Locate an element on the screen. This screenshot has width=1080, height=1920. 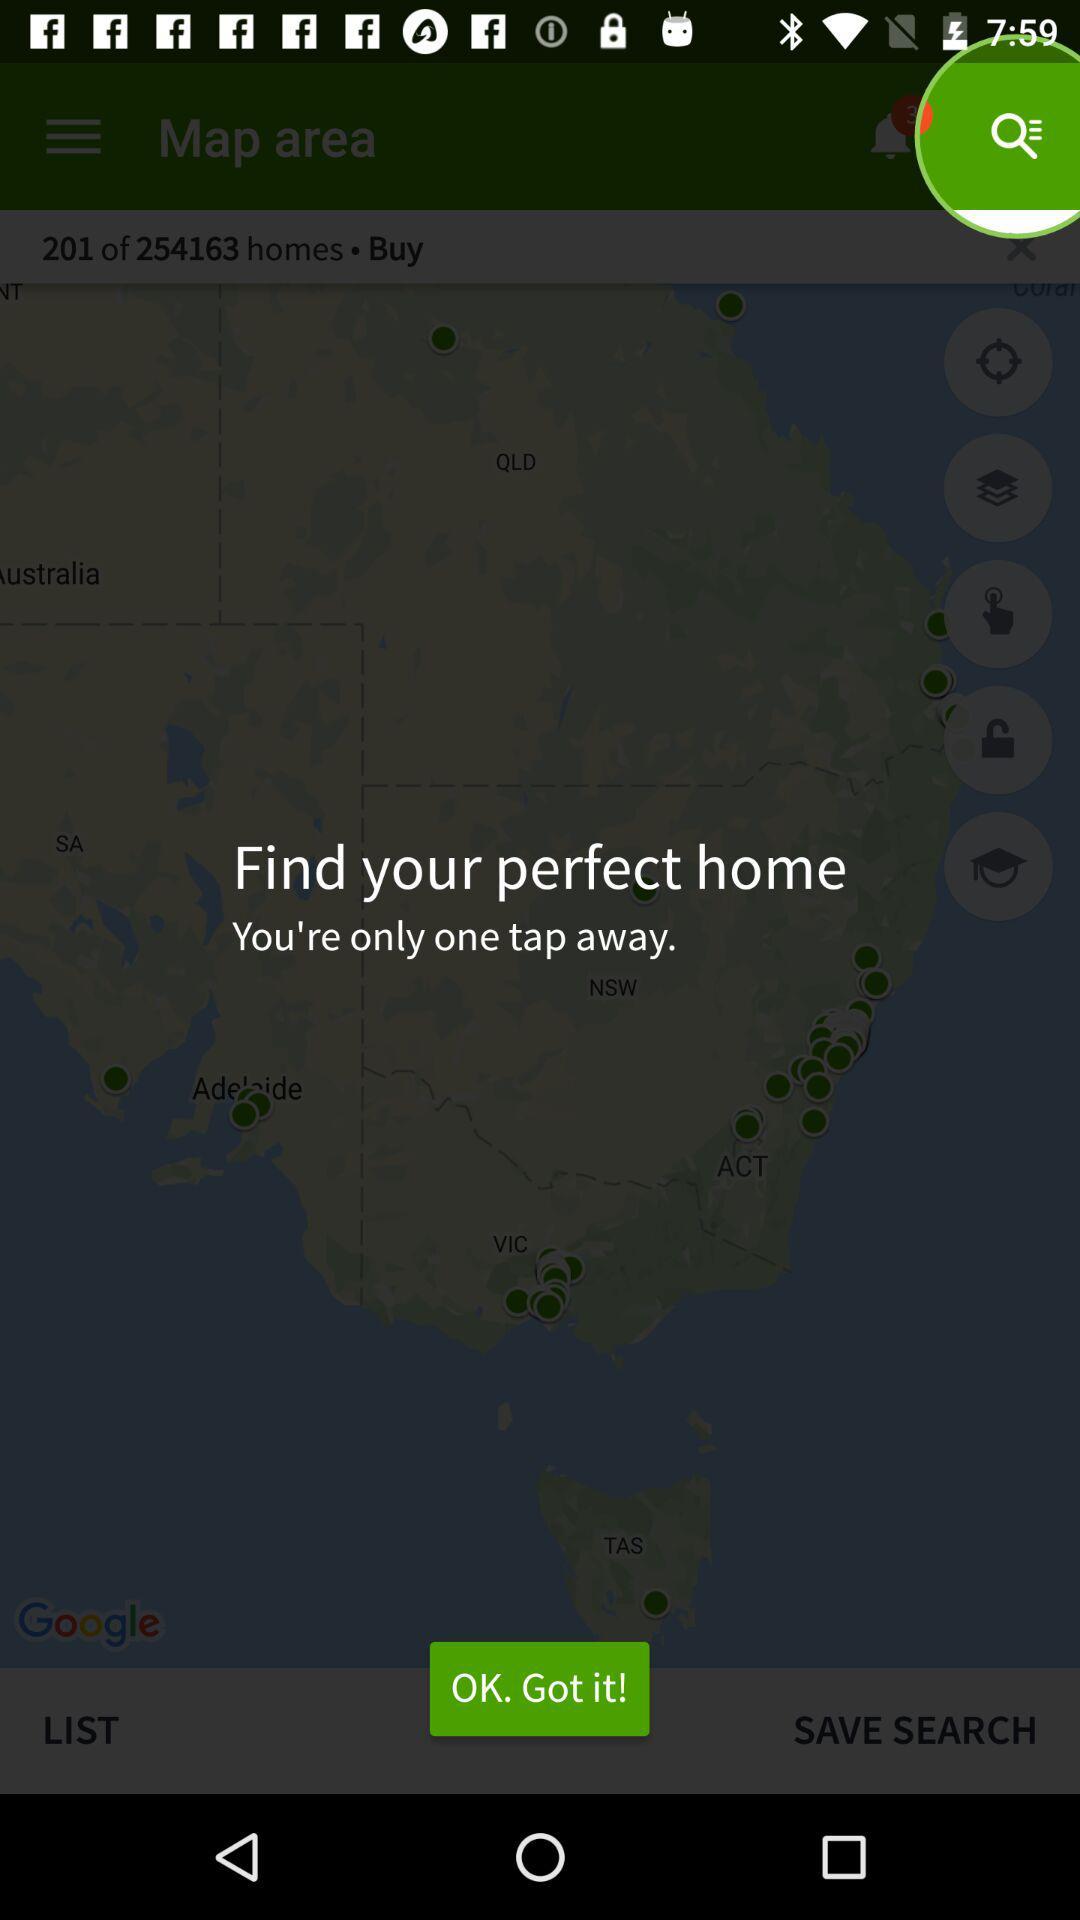
search location is located at coordinates (1021, 245).